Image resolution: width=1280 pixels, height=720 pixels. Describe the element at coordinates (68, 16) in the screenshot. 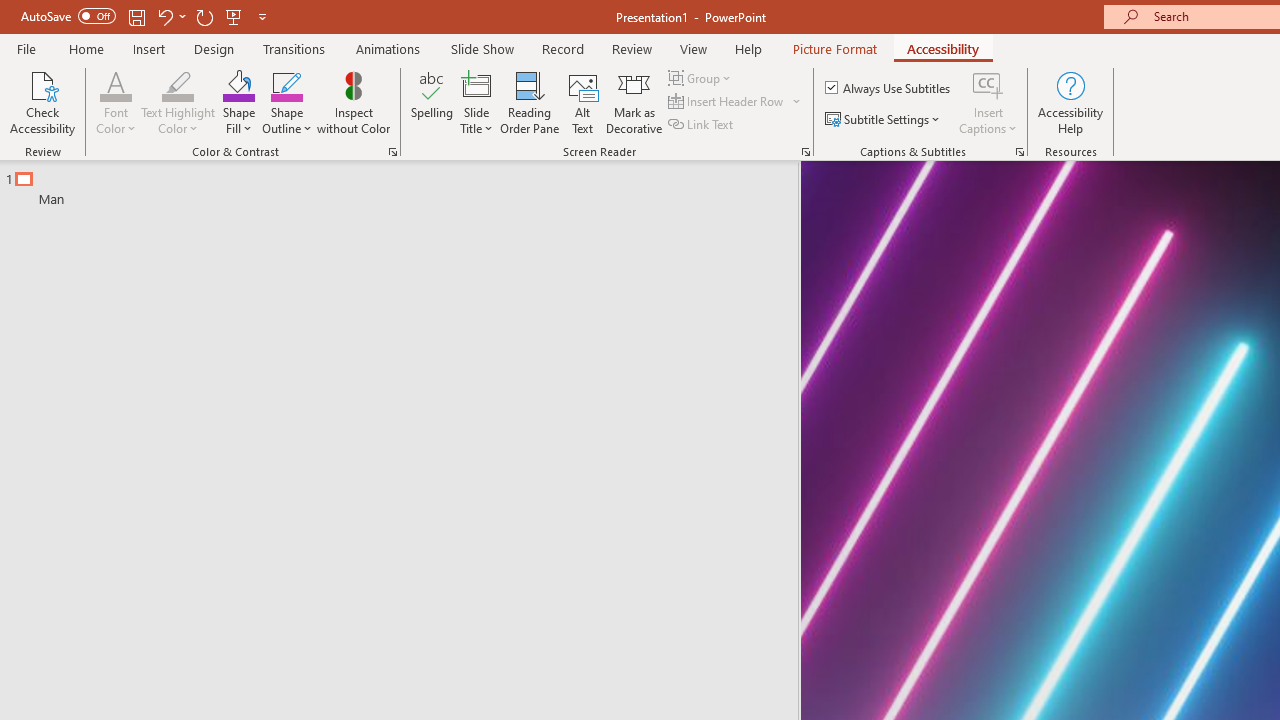

I see `'AutoSave'` at that location.